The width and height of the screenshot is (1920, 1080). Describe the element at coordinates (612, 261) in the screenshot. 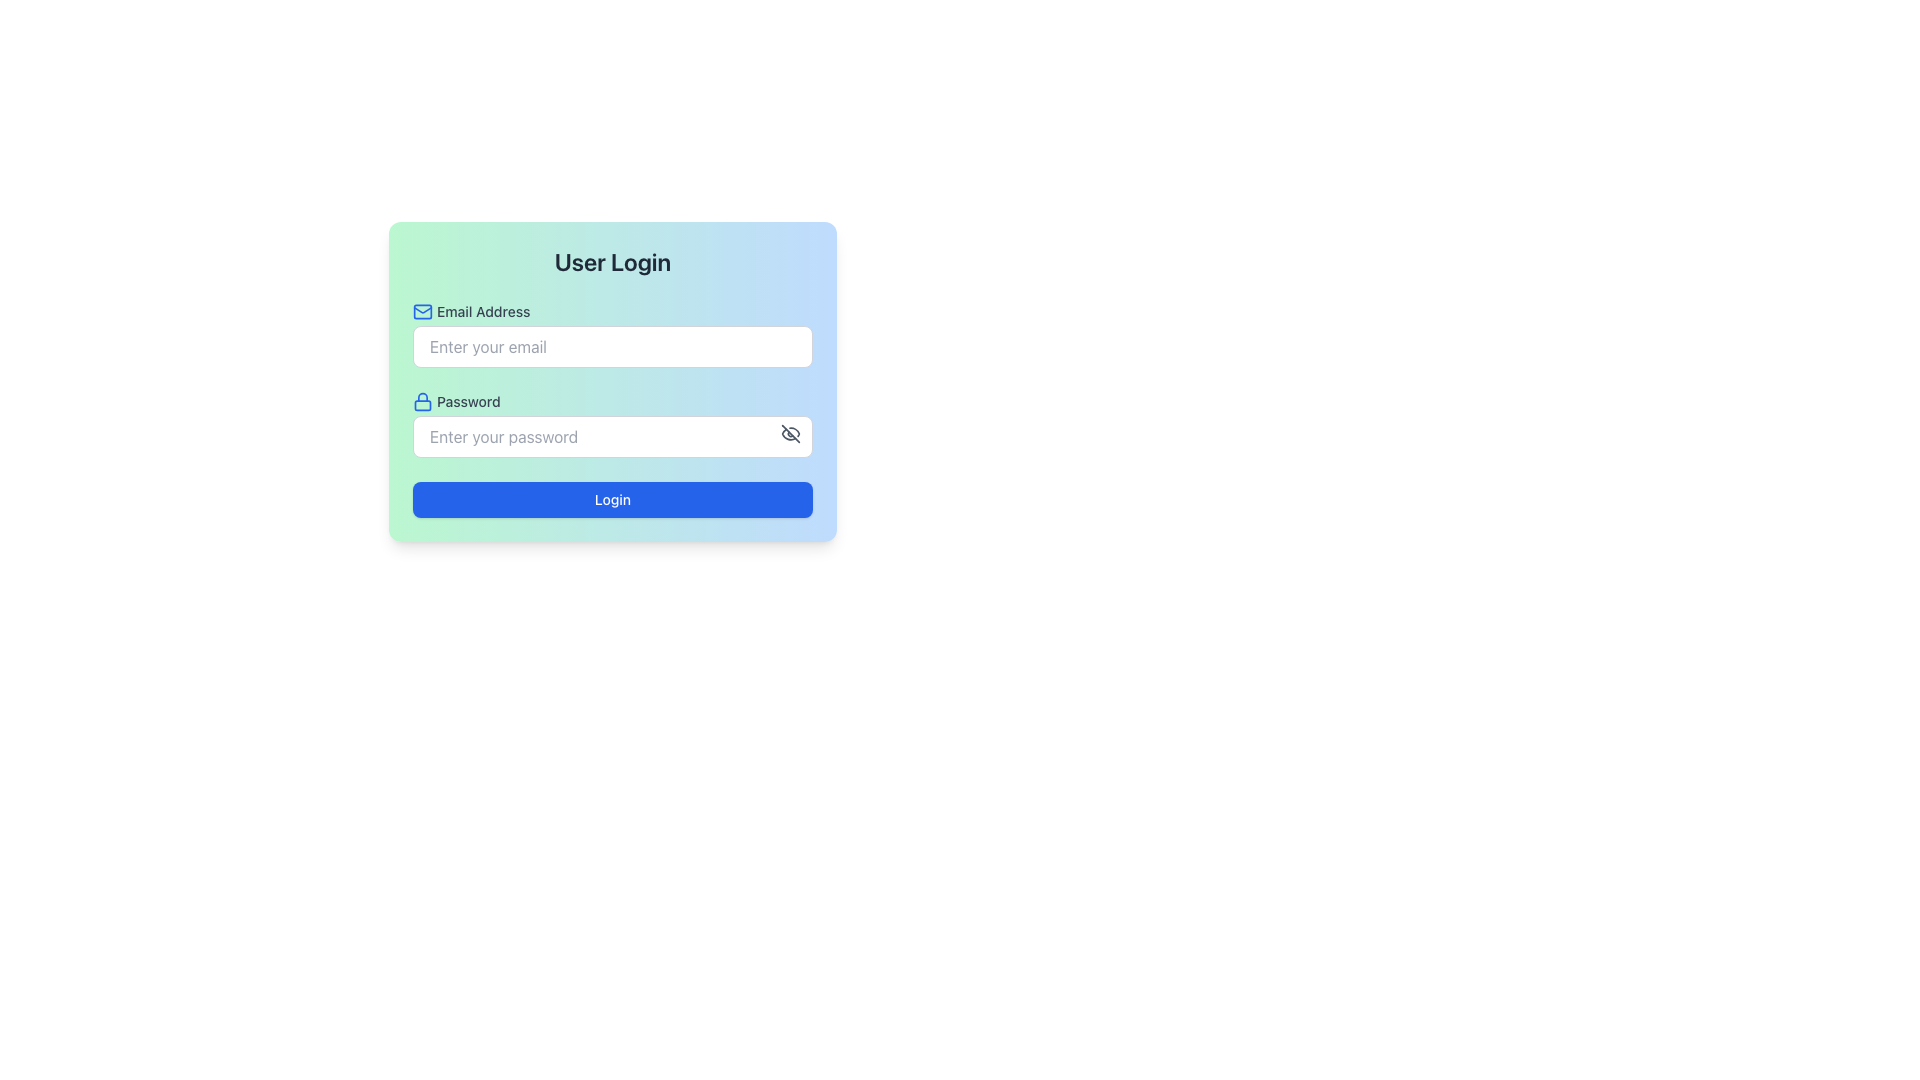

I see `the centered bold heading labeled 'User Login'` at that location.